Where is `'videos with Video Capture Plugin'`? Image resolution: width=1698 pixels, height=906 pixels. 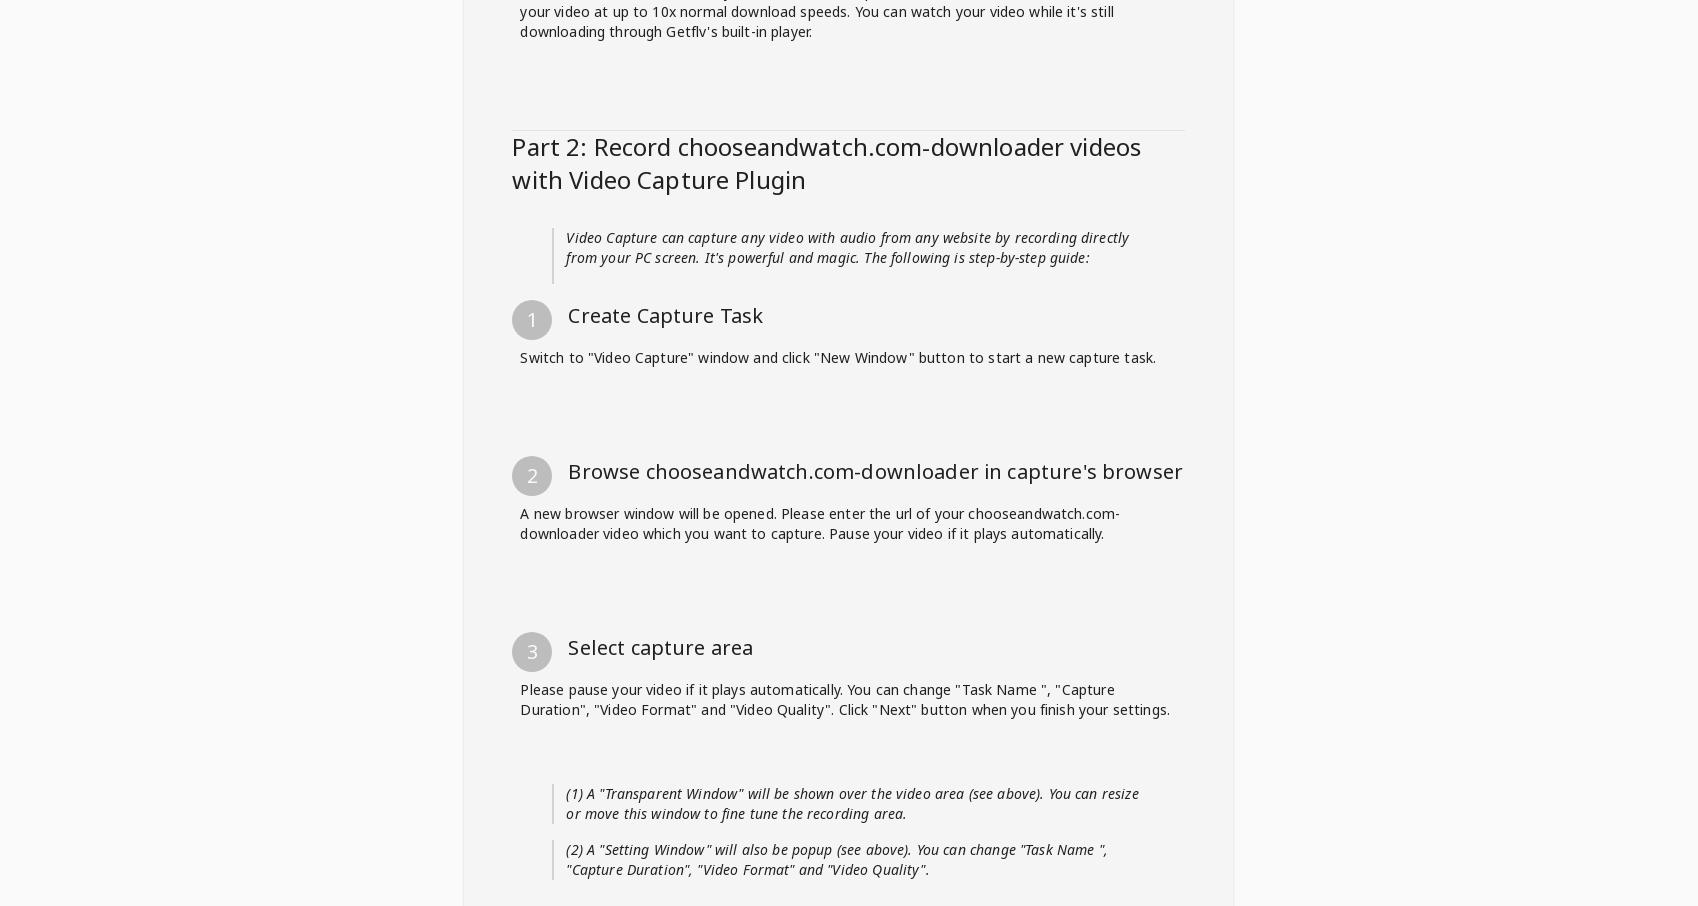
'videos with Video Capture Plugin' is located at coordinates (511, 737).